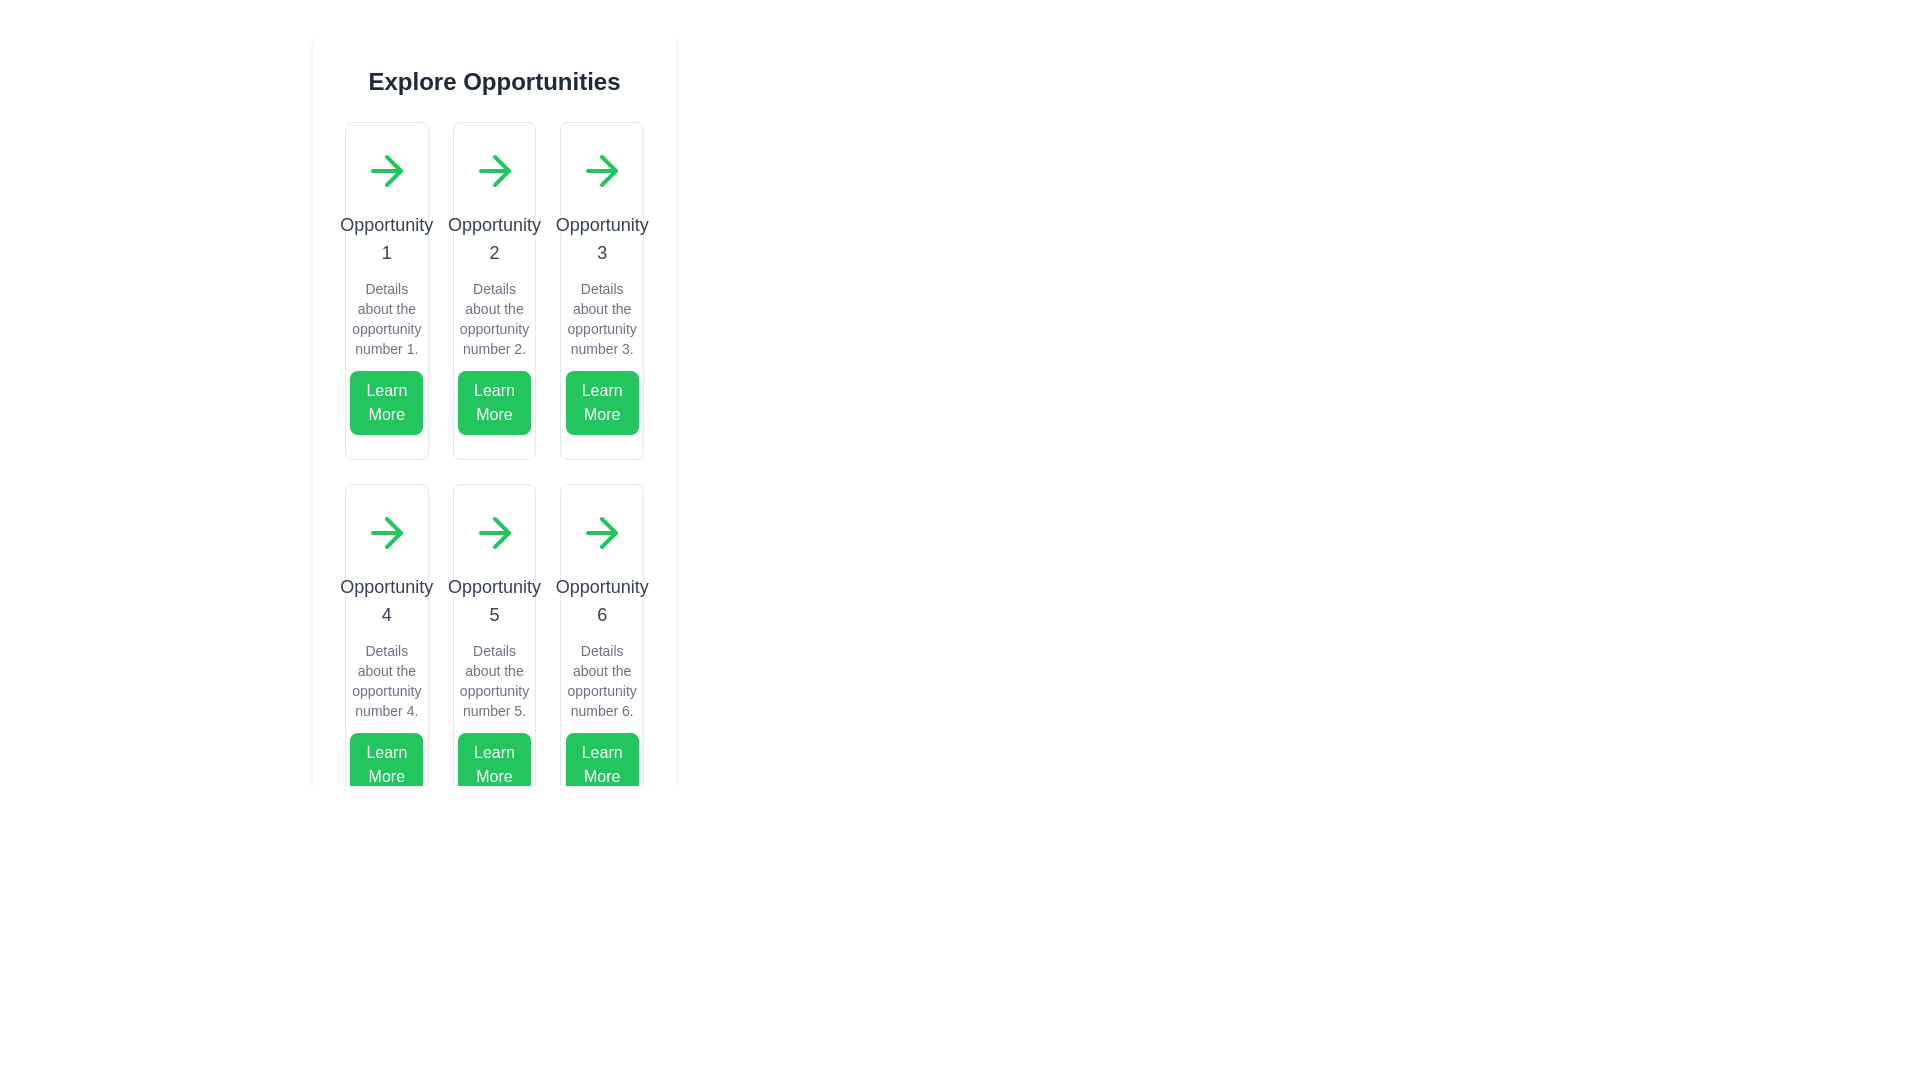 Image resolution: width=1920 pixels, height=1080 pixels. What do you see at coordinates (501, 531) in the screenshot?
I see `the green rightward-pointing chevron arrow icon located in the center of the fifth opportunity card above the text 'Opportunity 5'` at bounding box center [501, 531].